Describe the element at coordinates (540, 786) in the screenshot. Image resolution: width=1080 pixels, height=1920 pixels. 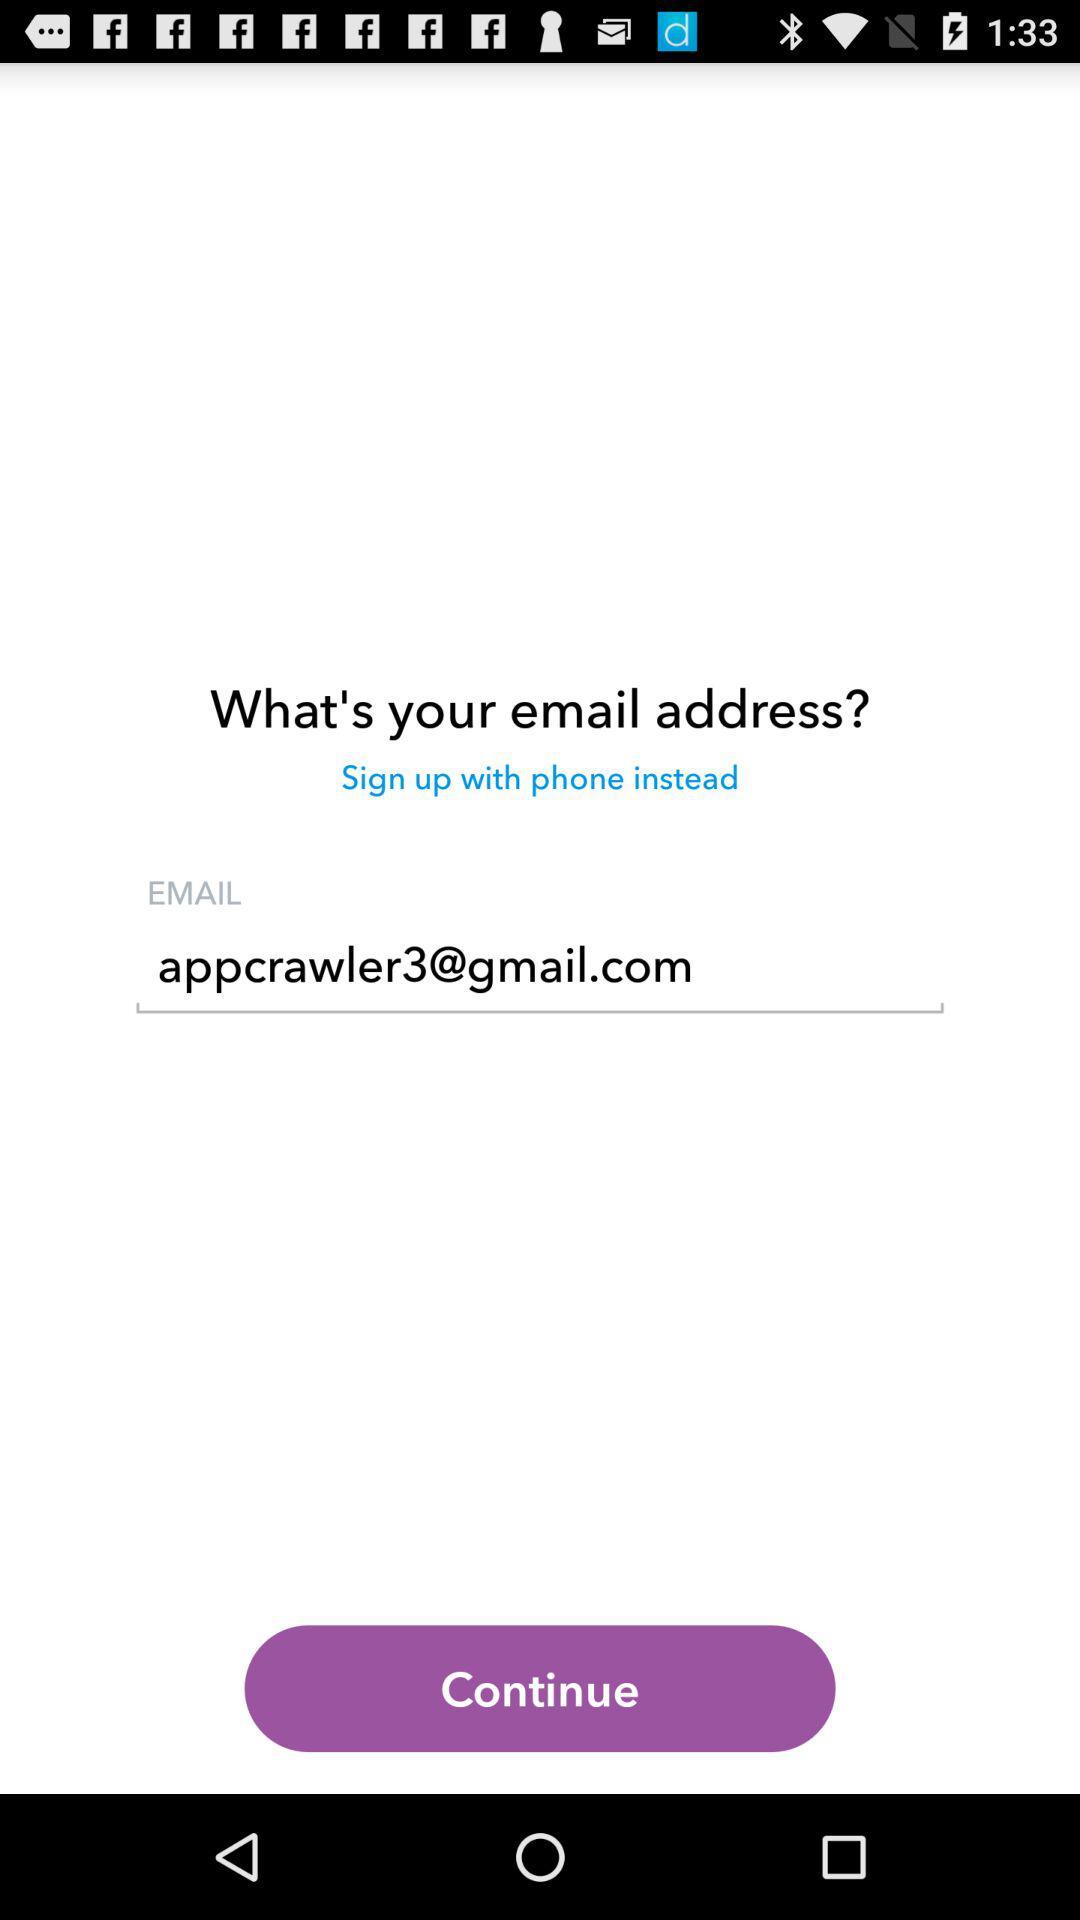
I see `the sign up with icon` at that location.